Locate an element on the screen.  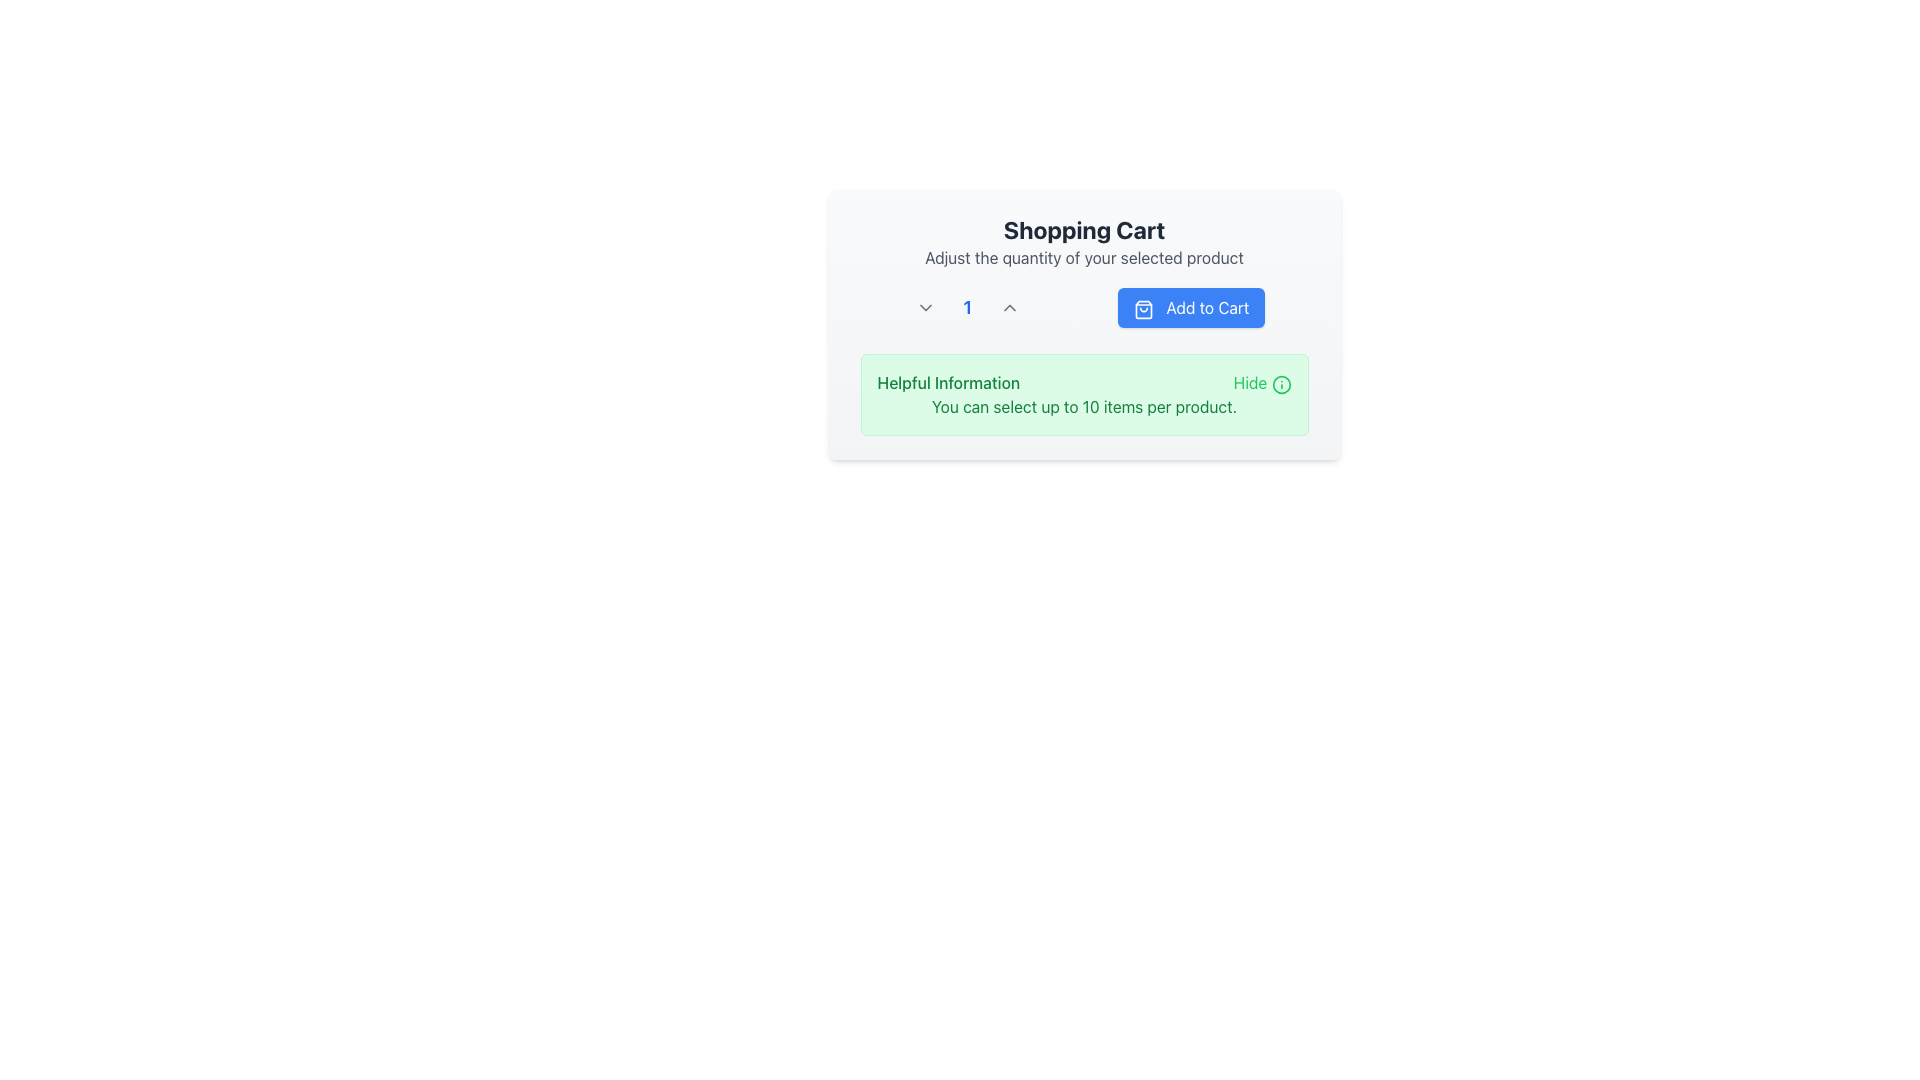
the green outlined circle within the SVG icon located at the top-right corner of the green rectangular area labeled 'Helpful Information', next to the text 'Hide' is located at coordinates (1281, 384).